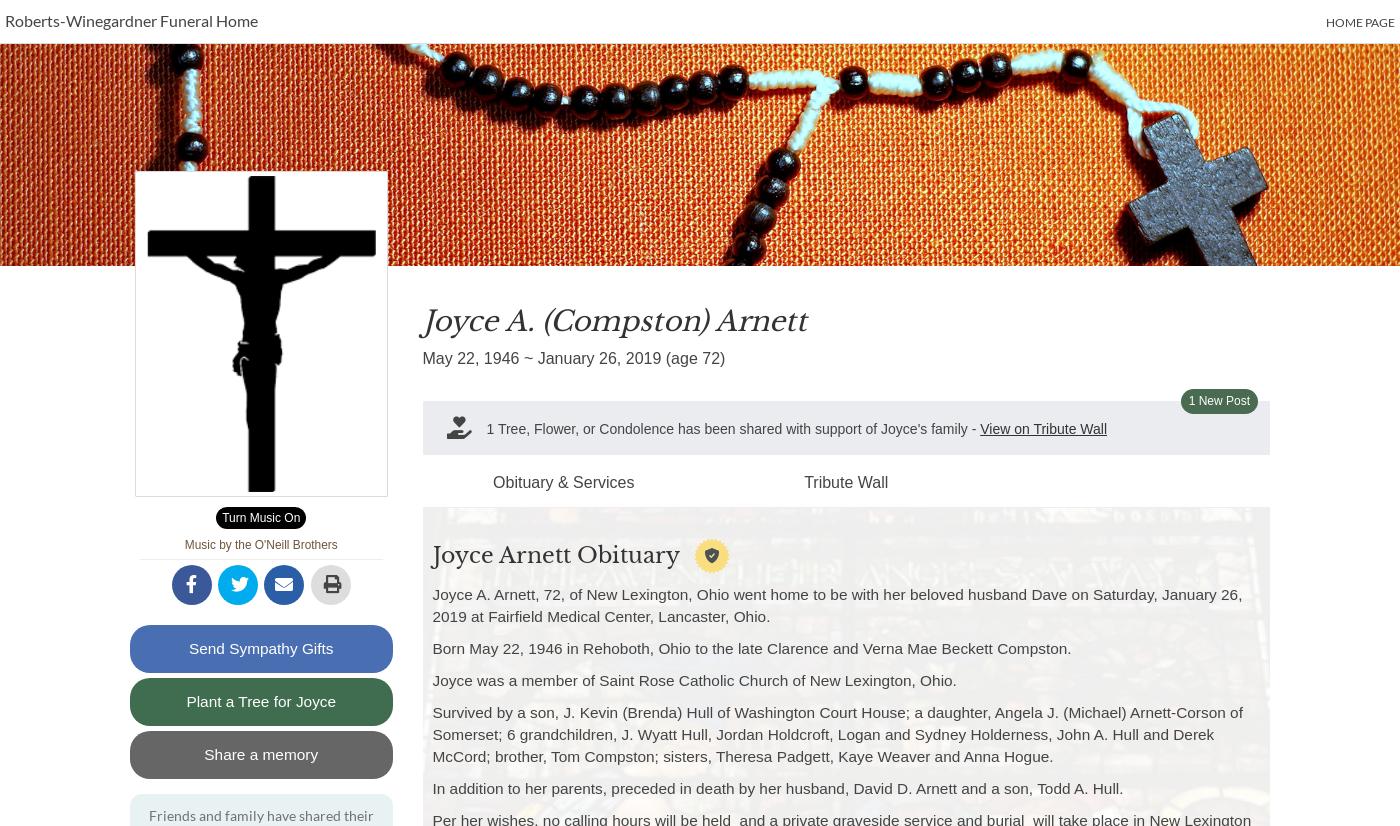 The image size is (1400, 826). I want to click on 'Tribute Wall', so click(846, 481).